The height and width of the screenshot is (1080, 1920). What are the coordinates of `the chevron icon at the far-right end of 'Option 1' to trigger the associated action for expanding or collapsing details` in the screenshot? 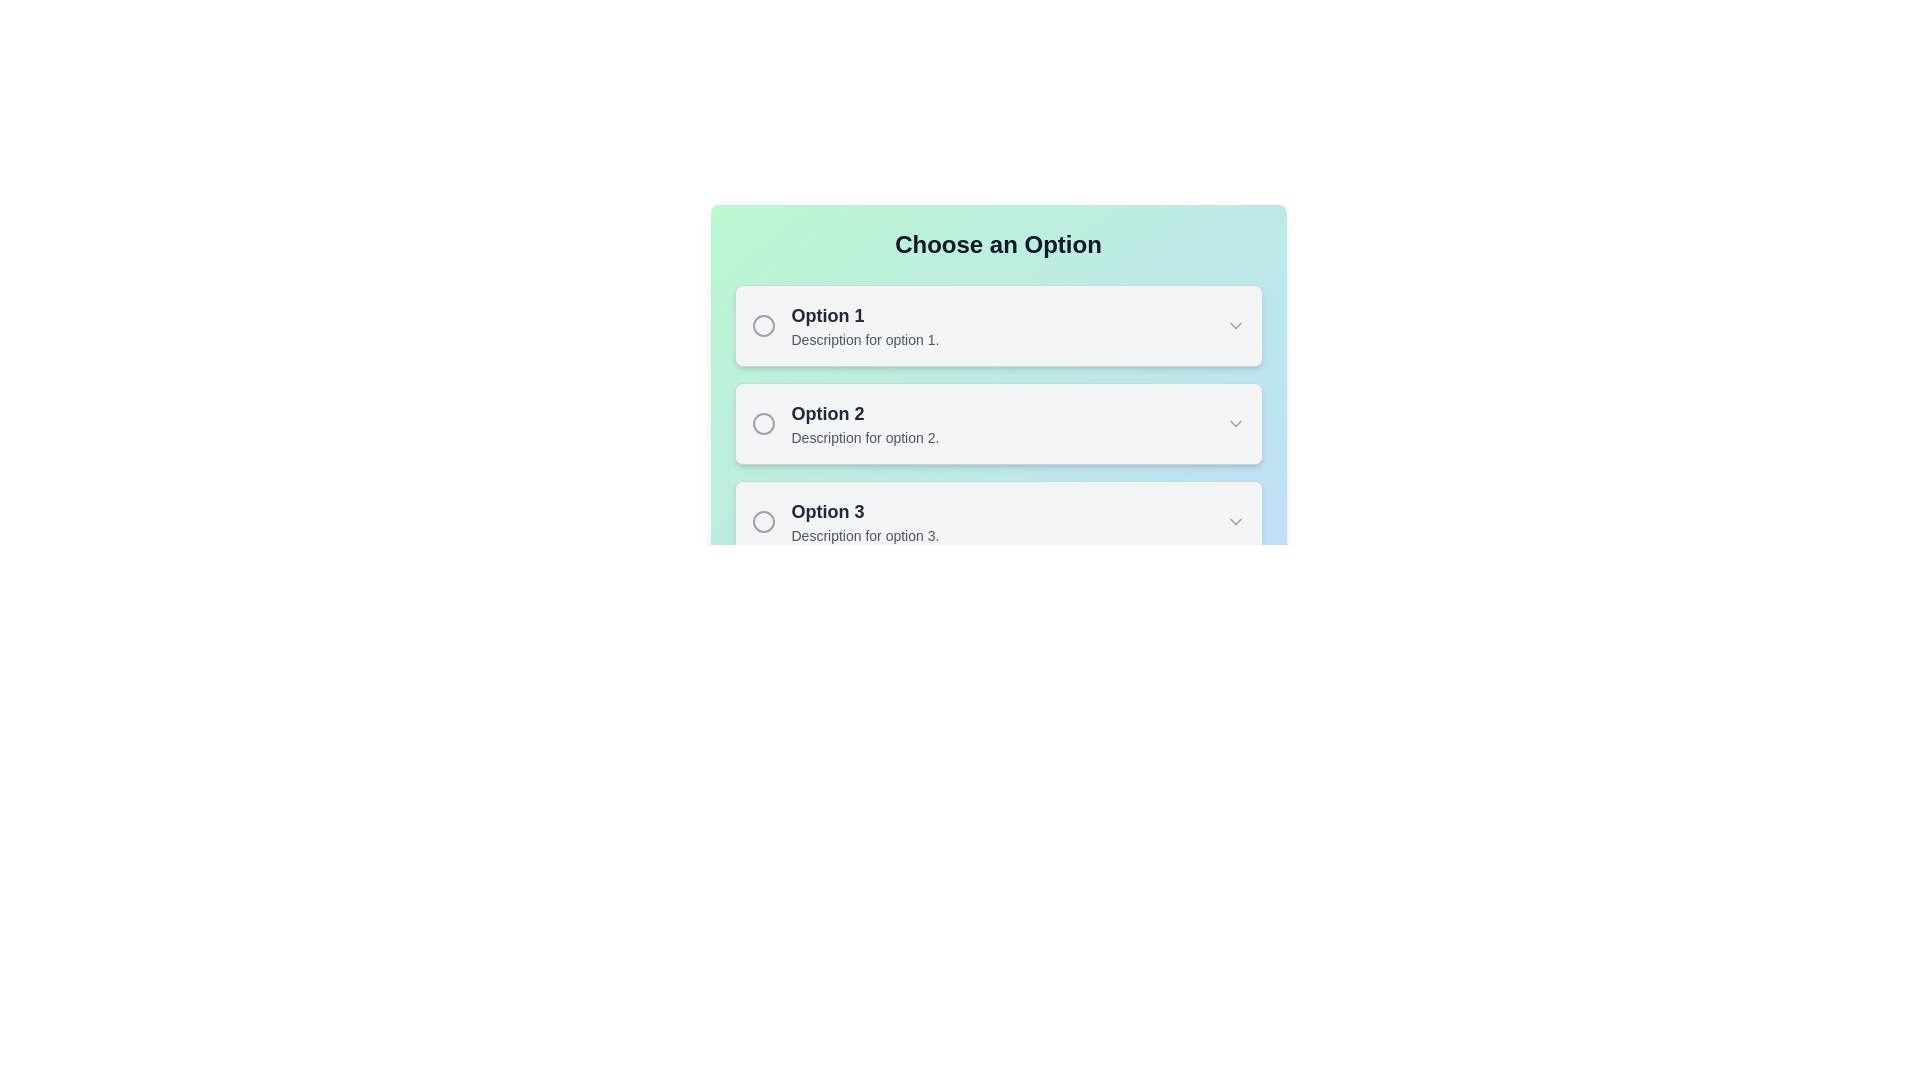 It's located at (1234, 325).